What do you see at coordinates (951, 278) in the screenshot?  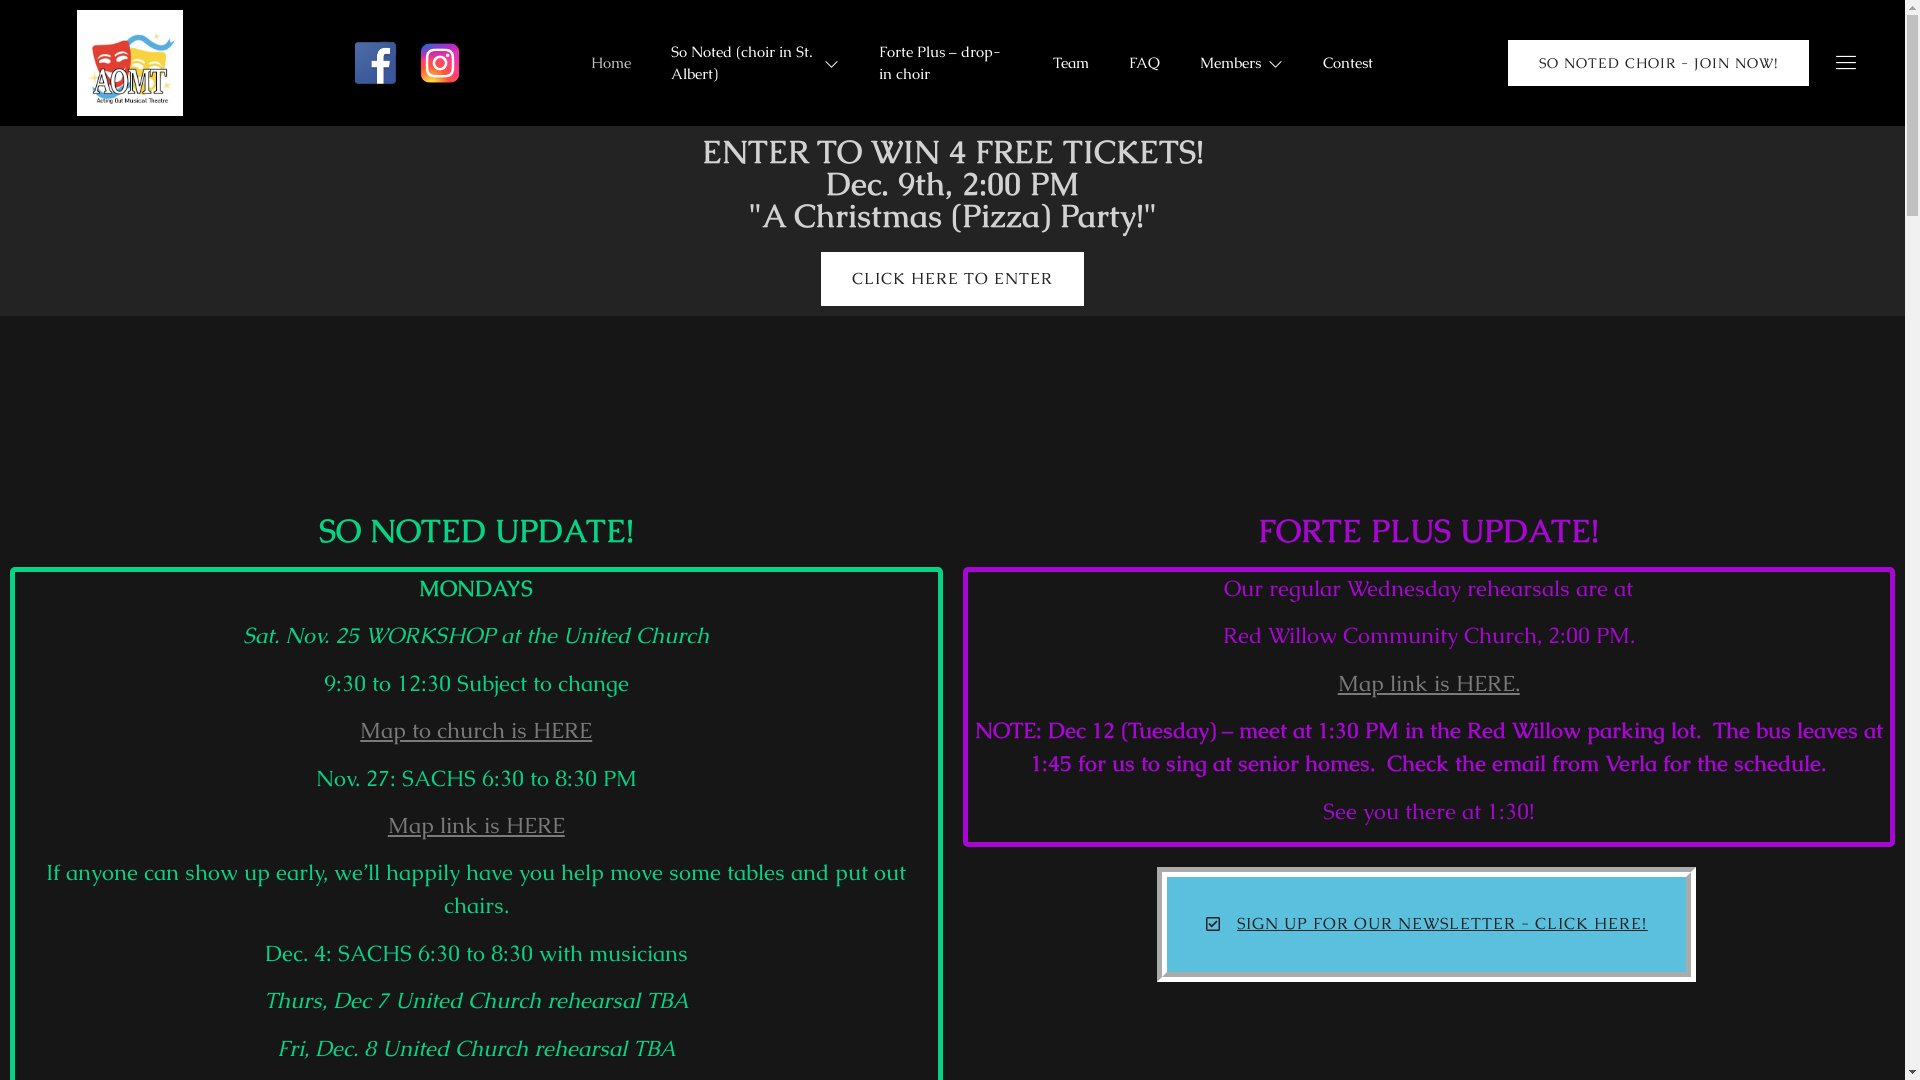 I see `'CLICK HERE TO ENTER'` at bounding box center [951, 278].